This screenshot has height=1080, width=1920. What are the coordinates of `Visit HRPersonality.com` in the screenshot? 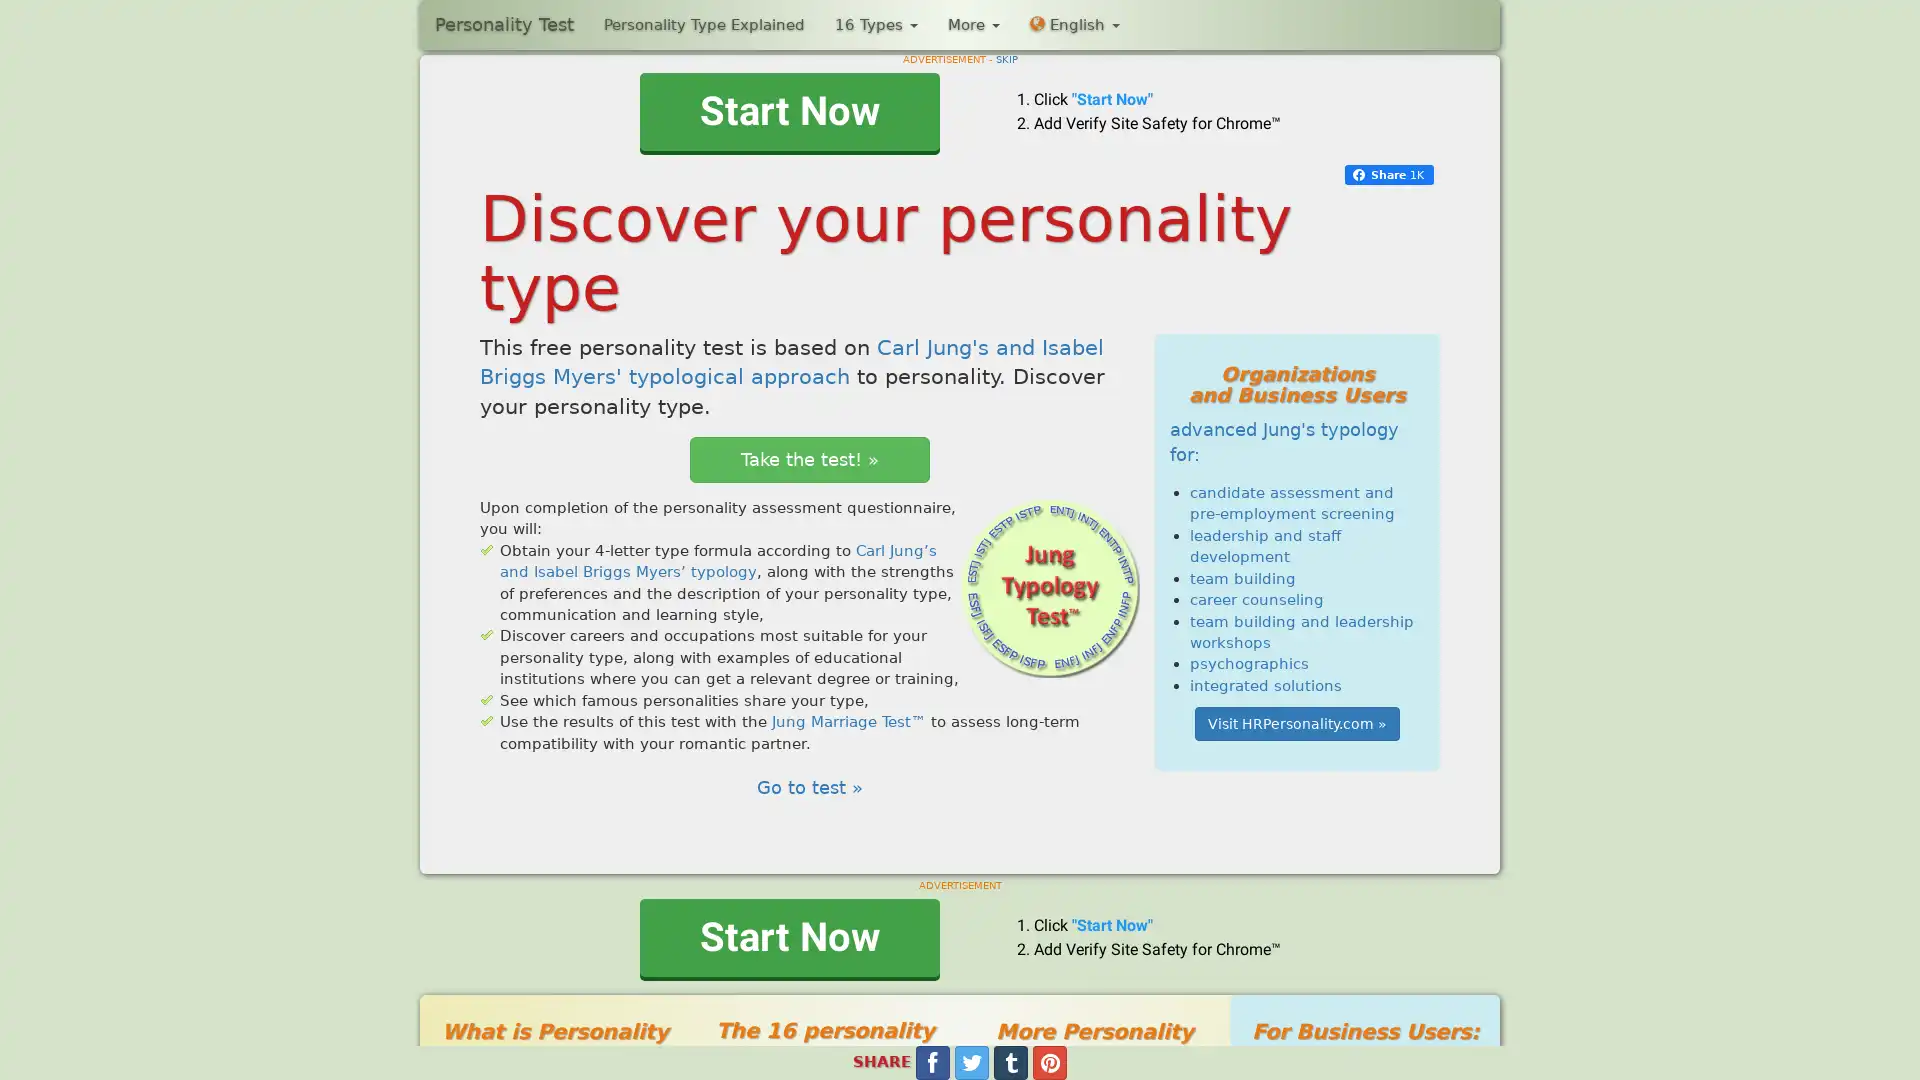 It's located at (1297, 724).